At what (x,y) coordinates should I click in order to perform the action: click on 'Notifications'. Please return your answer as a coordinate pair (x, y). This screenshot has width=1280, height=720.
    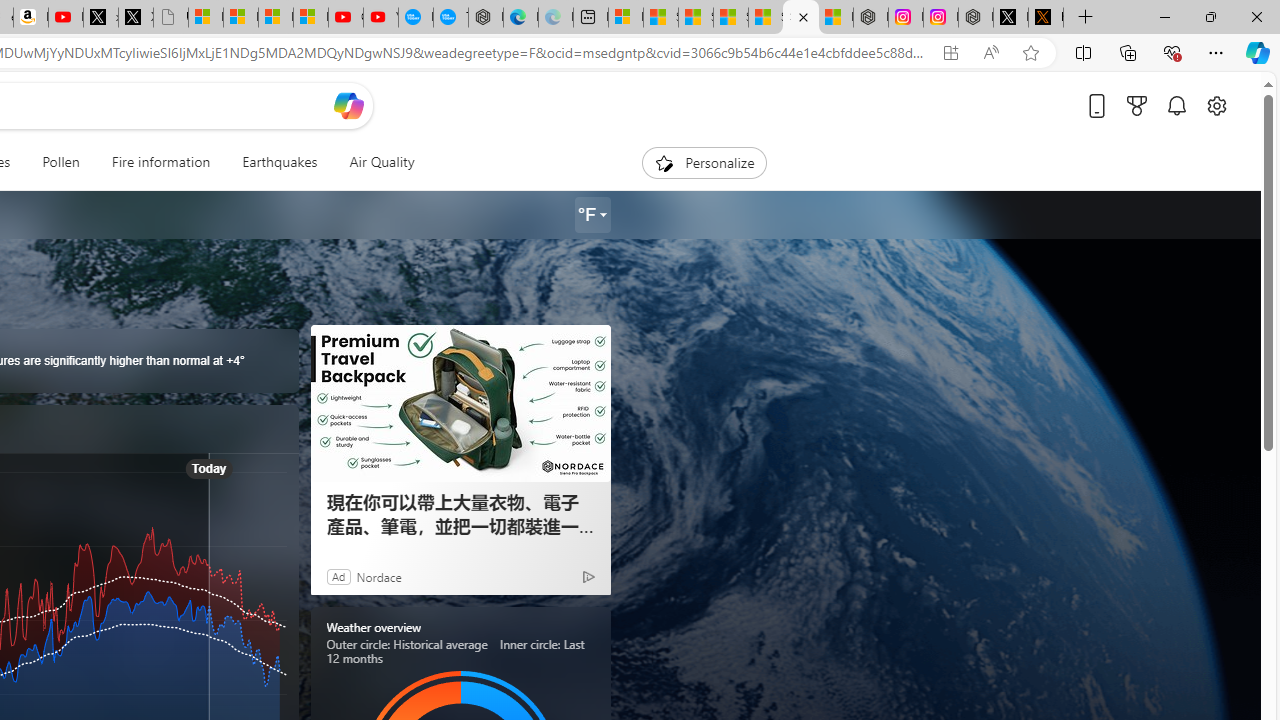
    Looking at the image, I should click on (1176, 105).